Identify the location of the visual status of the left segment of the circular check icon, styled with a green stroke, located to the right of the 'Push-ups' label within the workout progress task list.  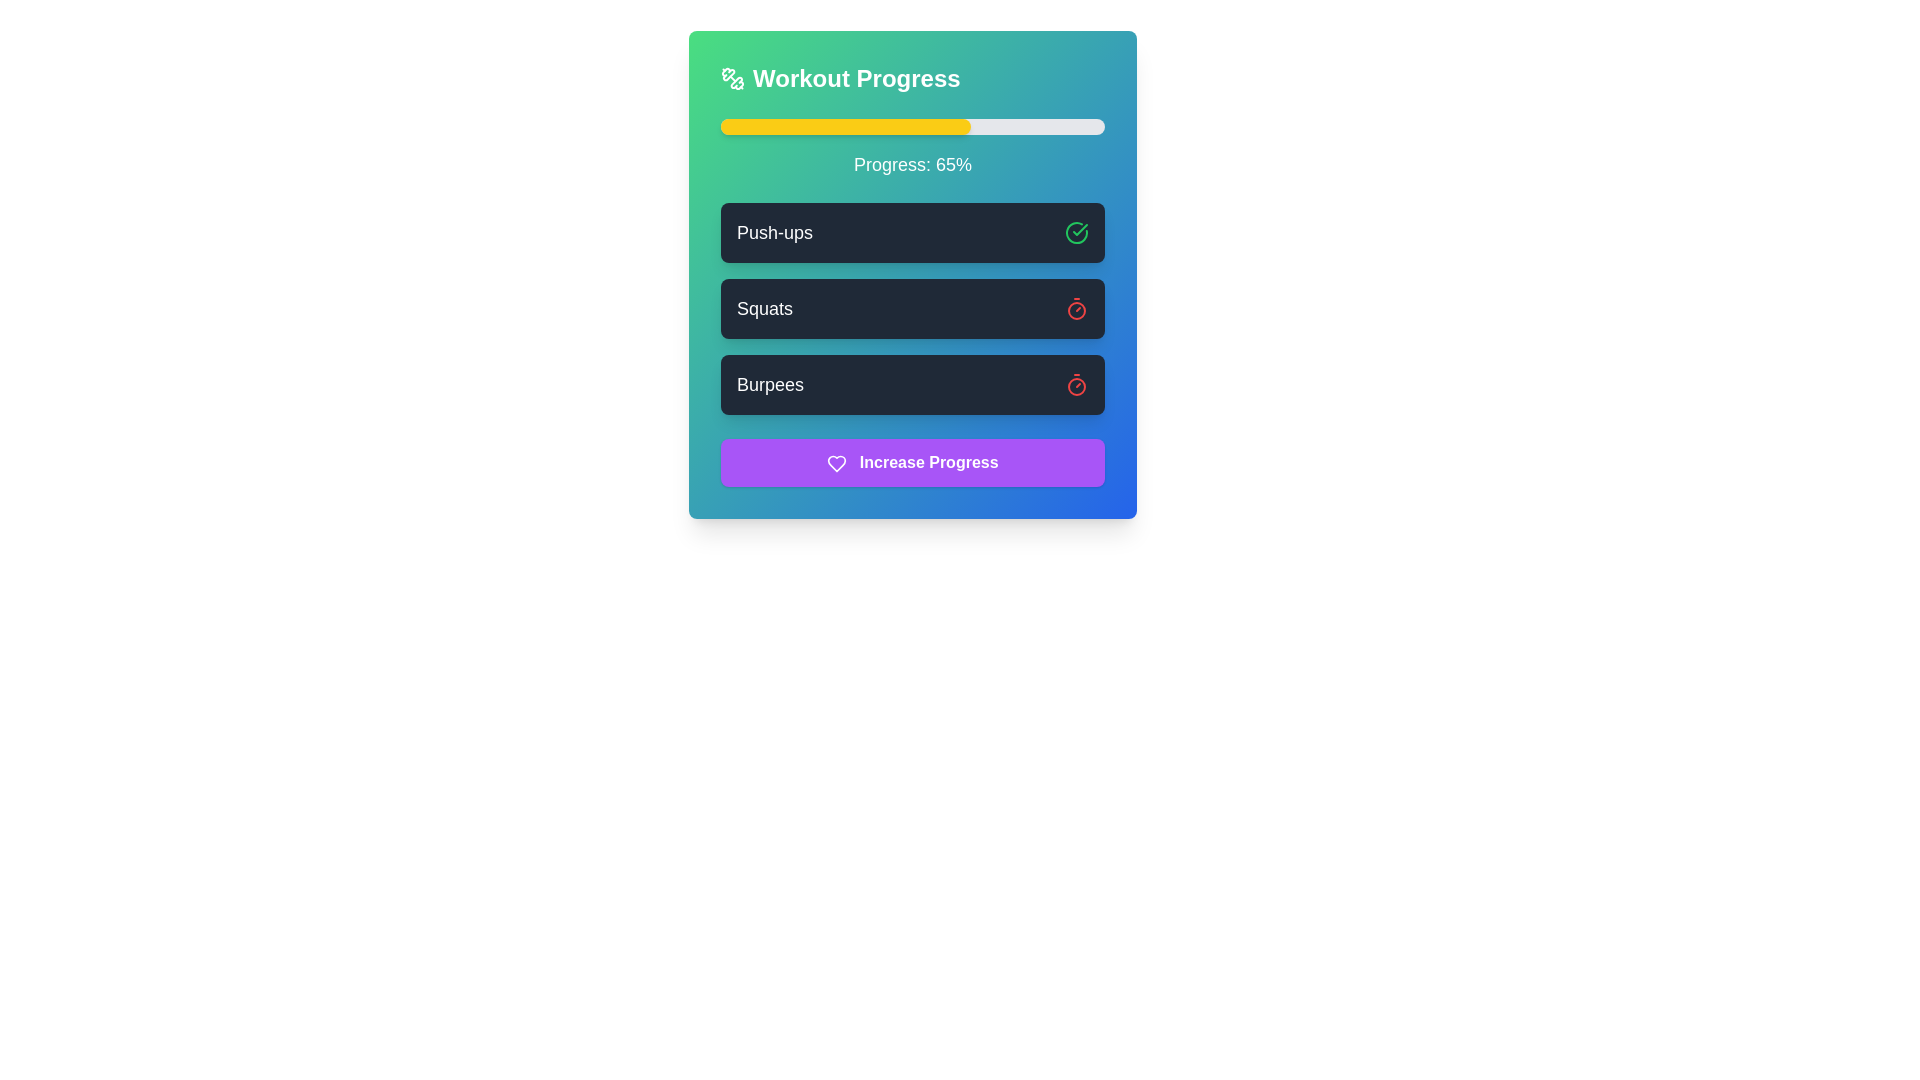
(1075, 231).